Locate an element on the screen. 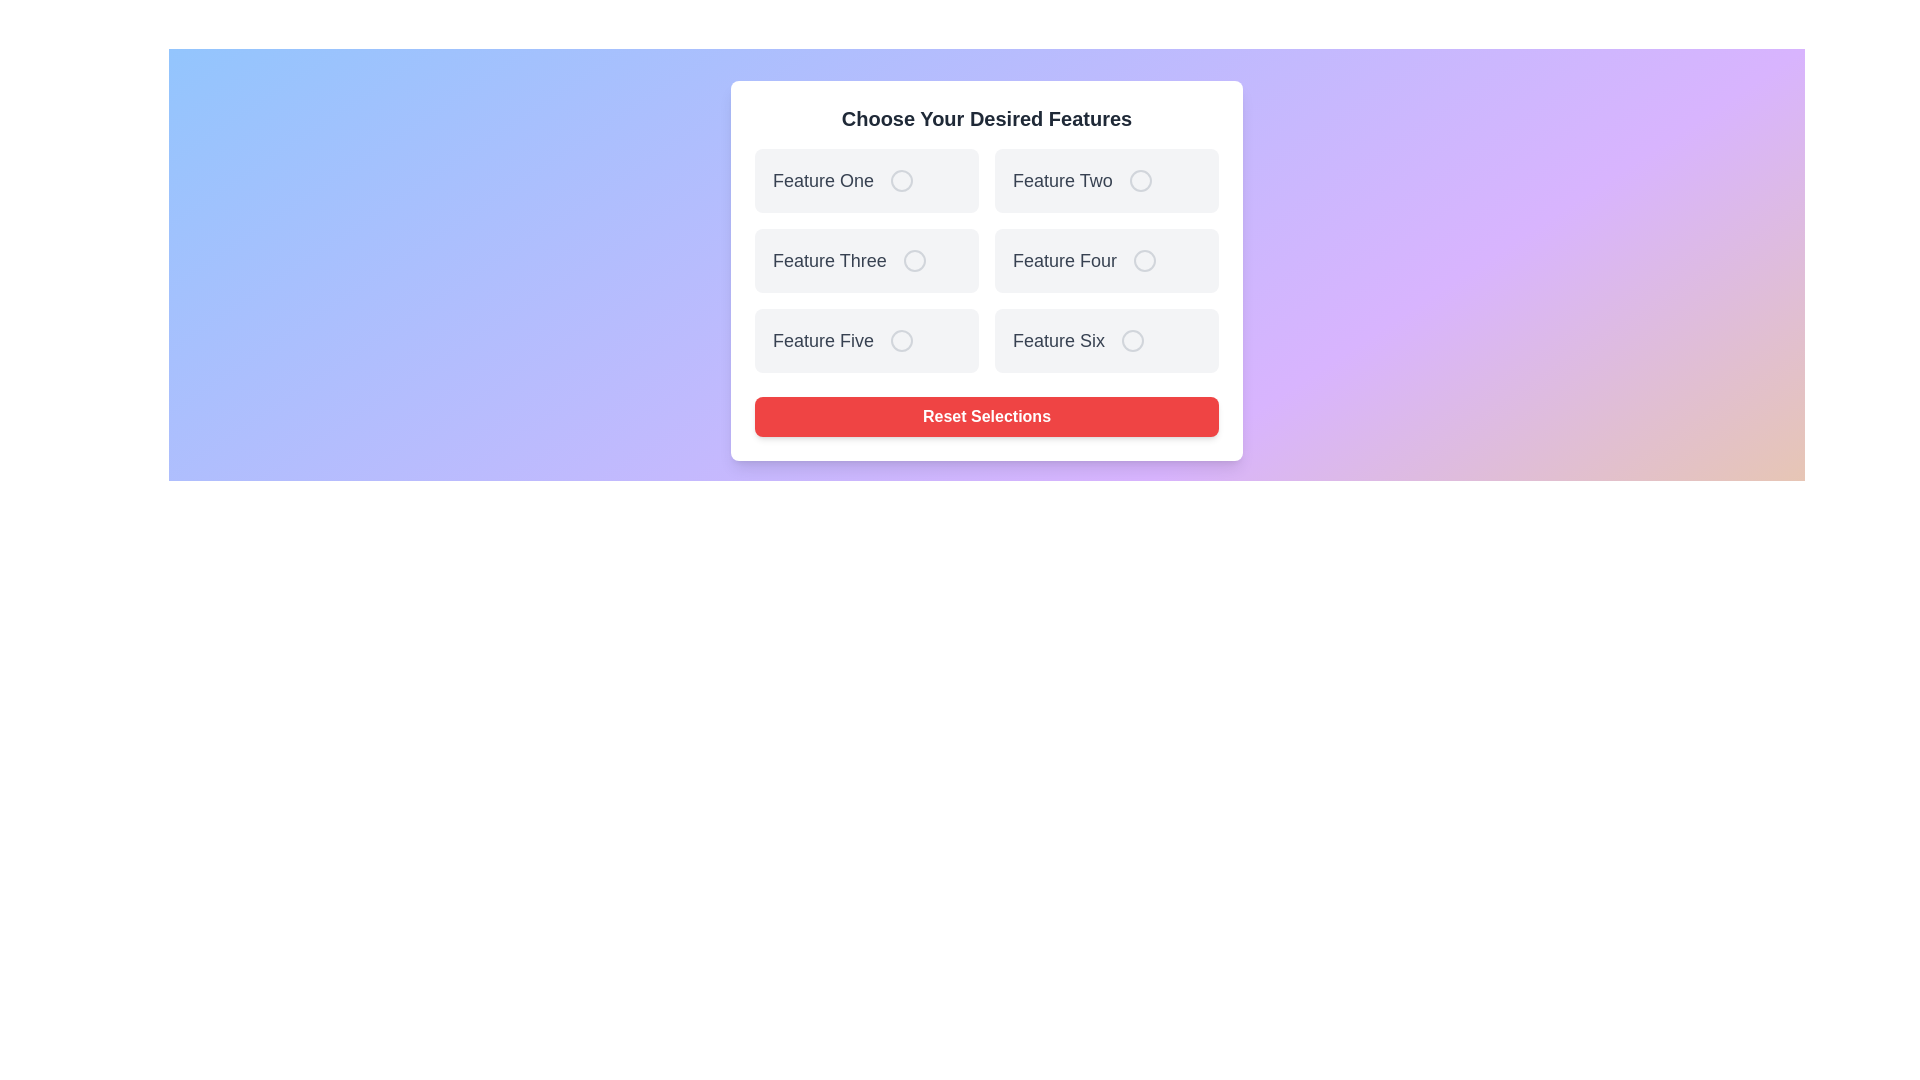 Image resolution: width=1920 pixels, height=1080 pixels. the 'Reset Selections' button to reset all feature selections to default is located at coordinates (987, 415).